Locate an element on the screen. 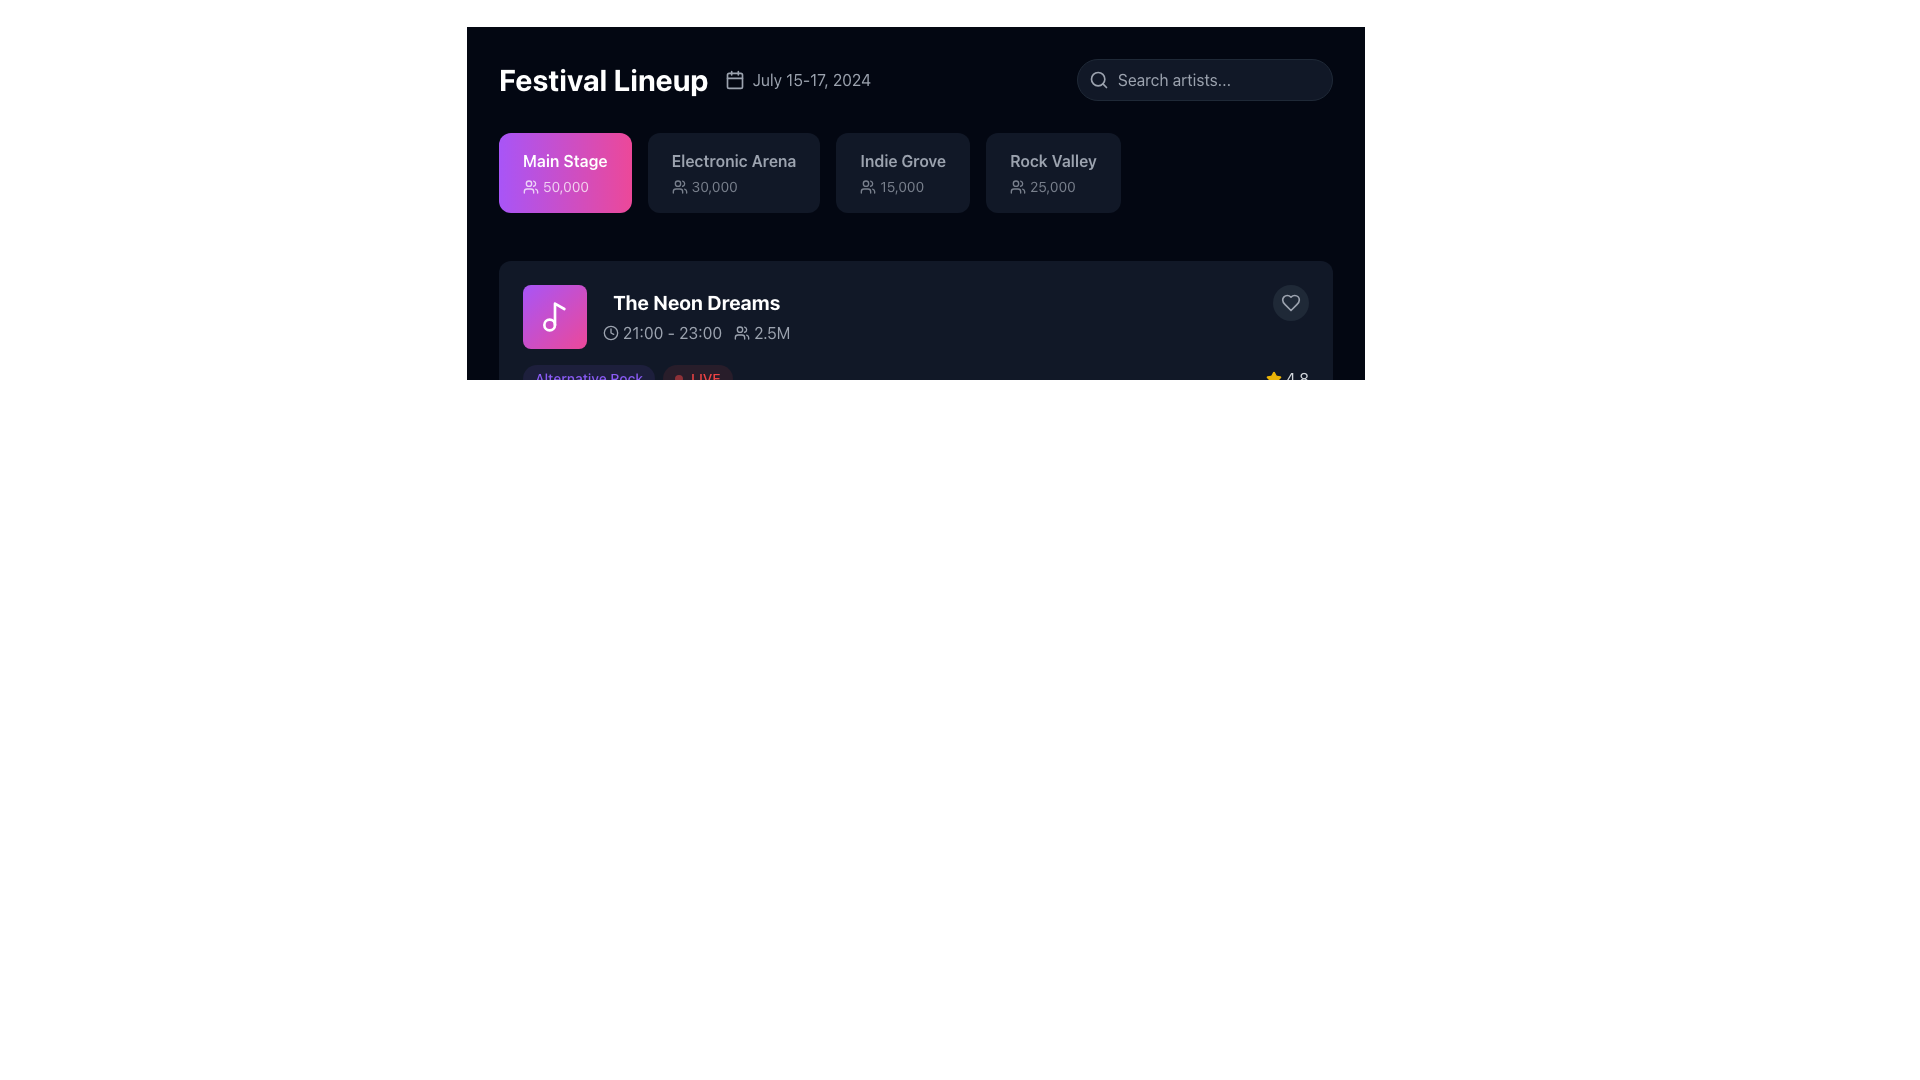 The height and width of the screenshot is (1080, 1920). the icon of two user silhouettes located to the left of the text '30,000' associated with 'Electronic Arena' is located at coordinates (679, 186).